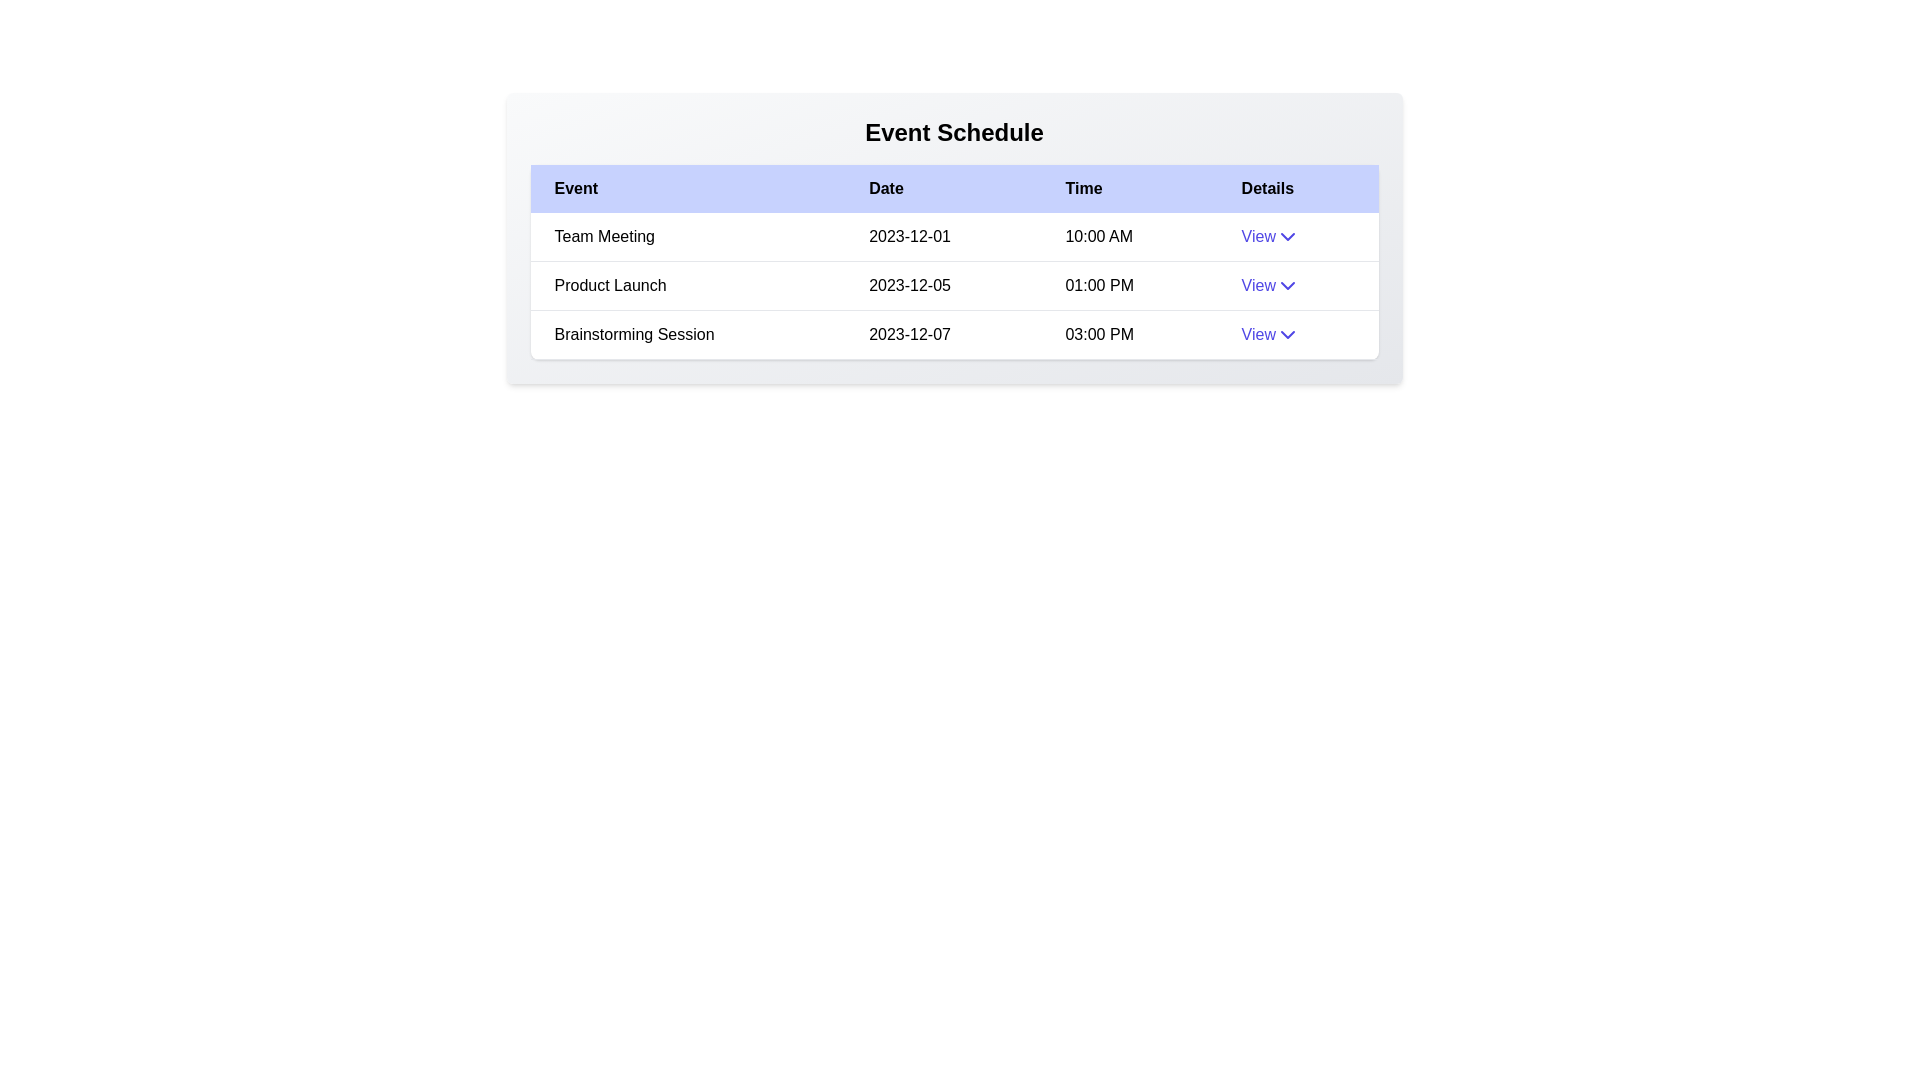 This screenshot has width=1920, height=1080. I want to click on the column header labeled 'Event' to sort the table by that column, so click(687, 189).